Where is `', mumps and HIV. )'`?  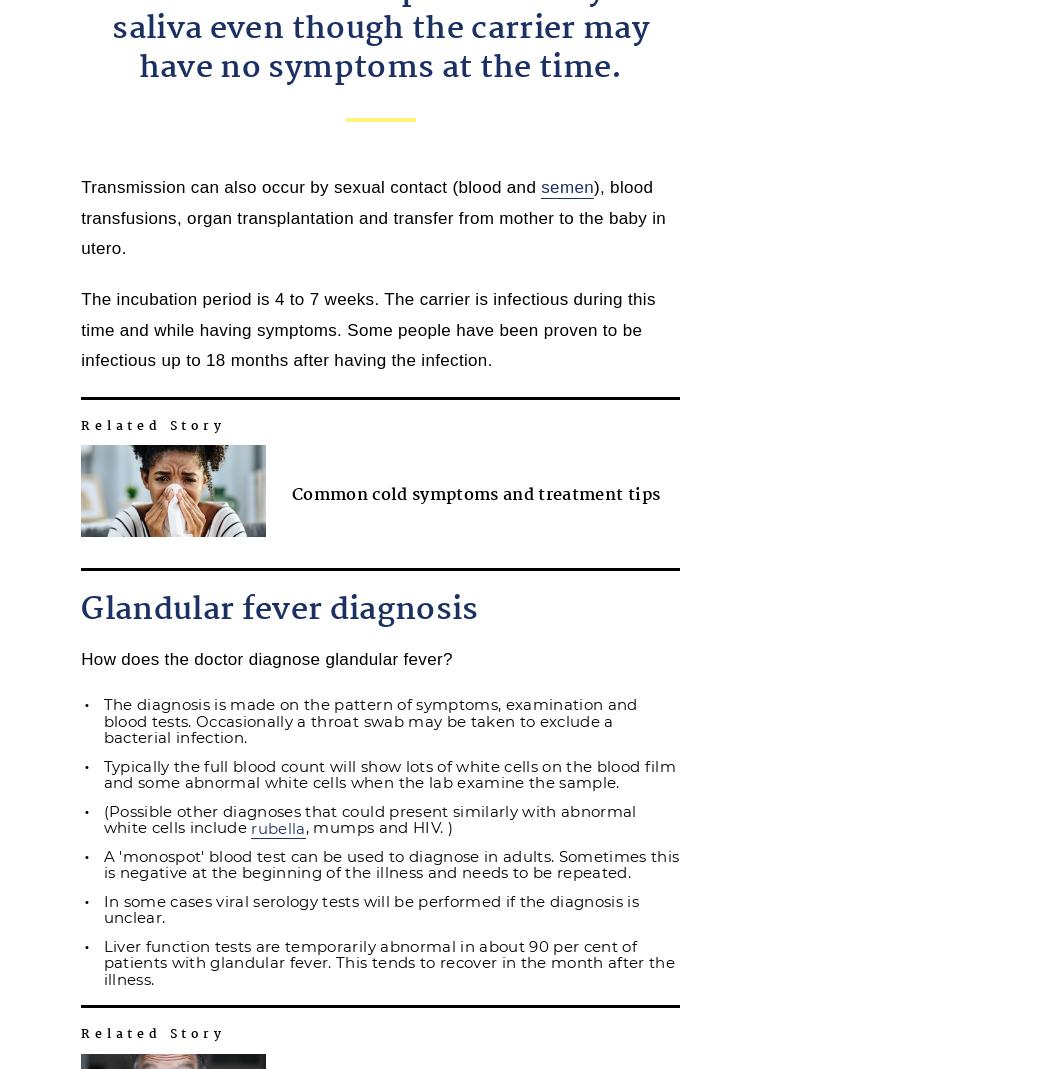
', mumps and HIV. )' is located at coordinates (378, 827).